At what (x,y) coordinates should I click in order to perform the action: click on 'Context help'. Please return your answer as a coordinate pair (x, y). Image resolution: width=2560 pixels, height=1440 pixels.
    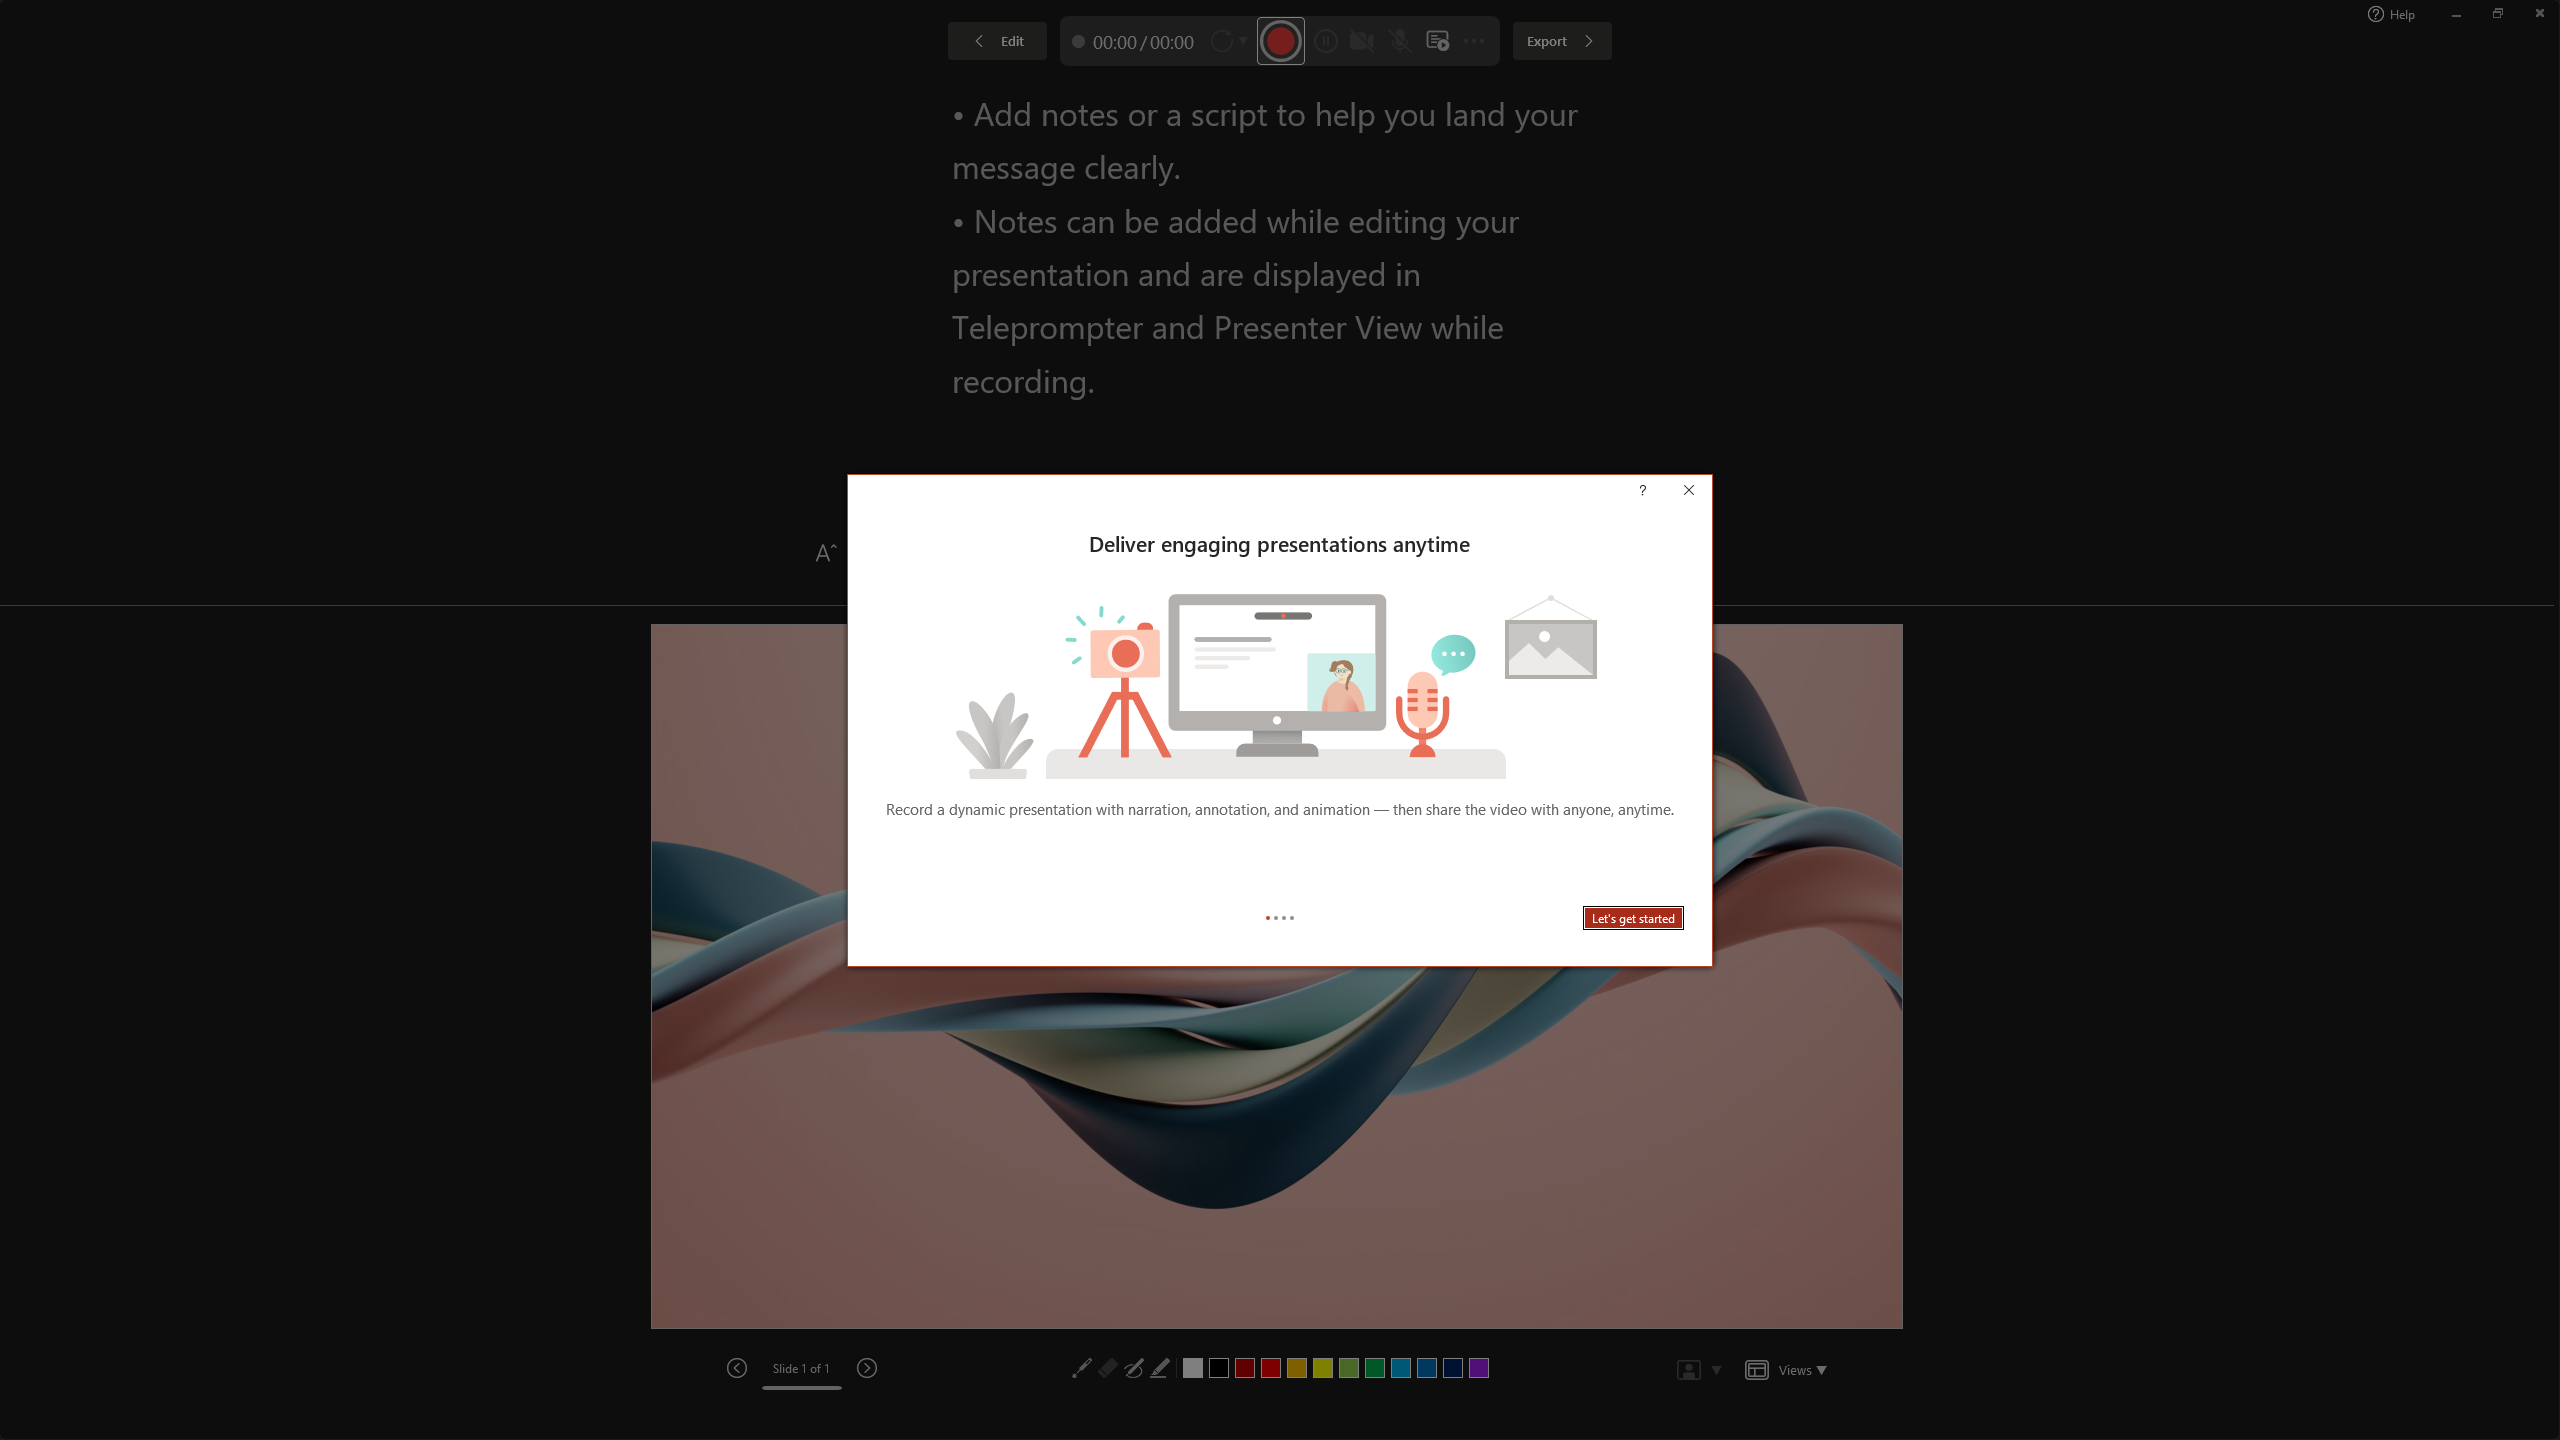
    Looking at the image, I should click on (1671, 493).